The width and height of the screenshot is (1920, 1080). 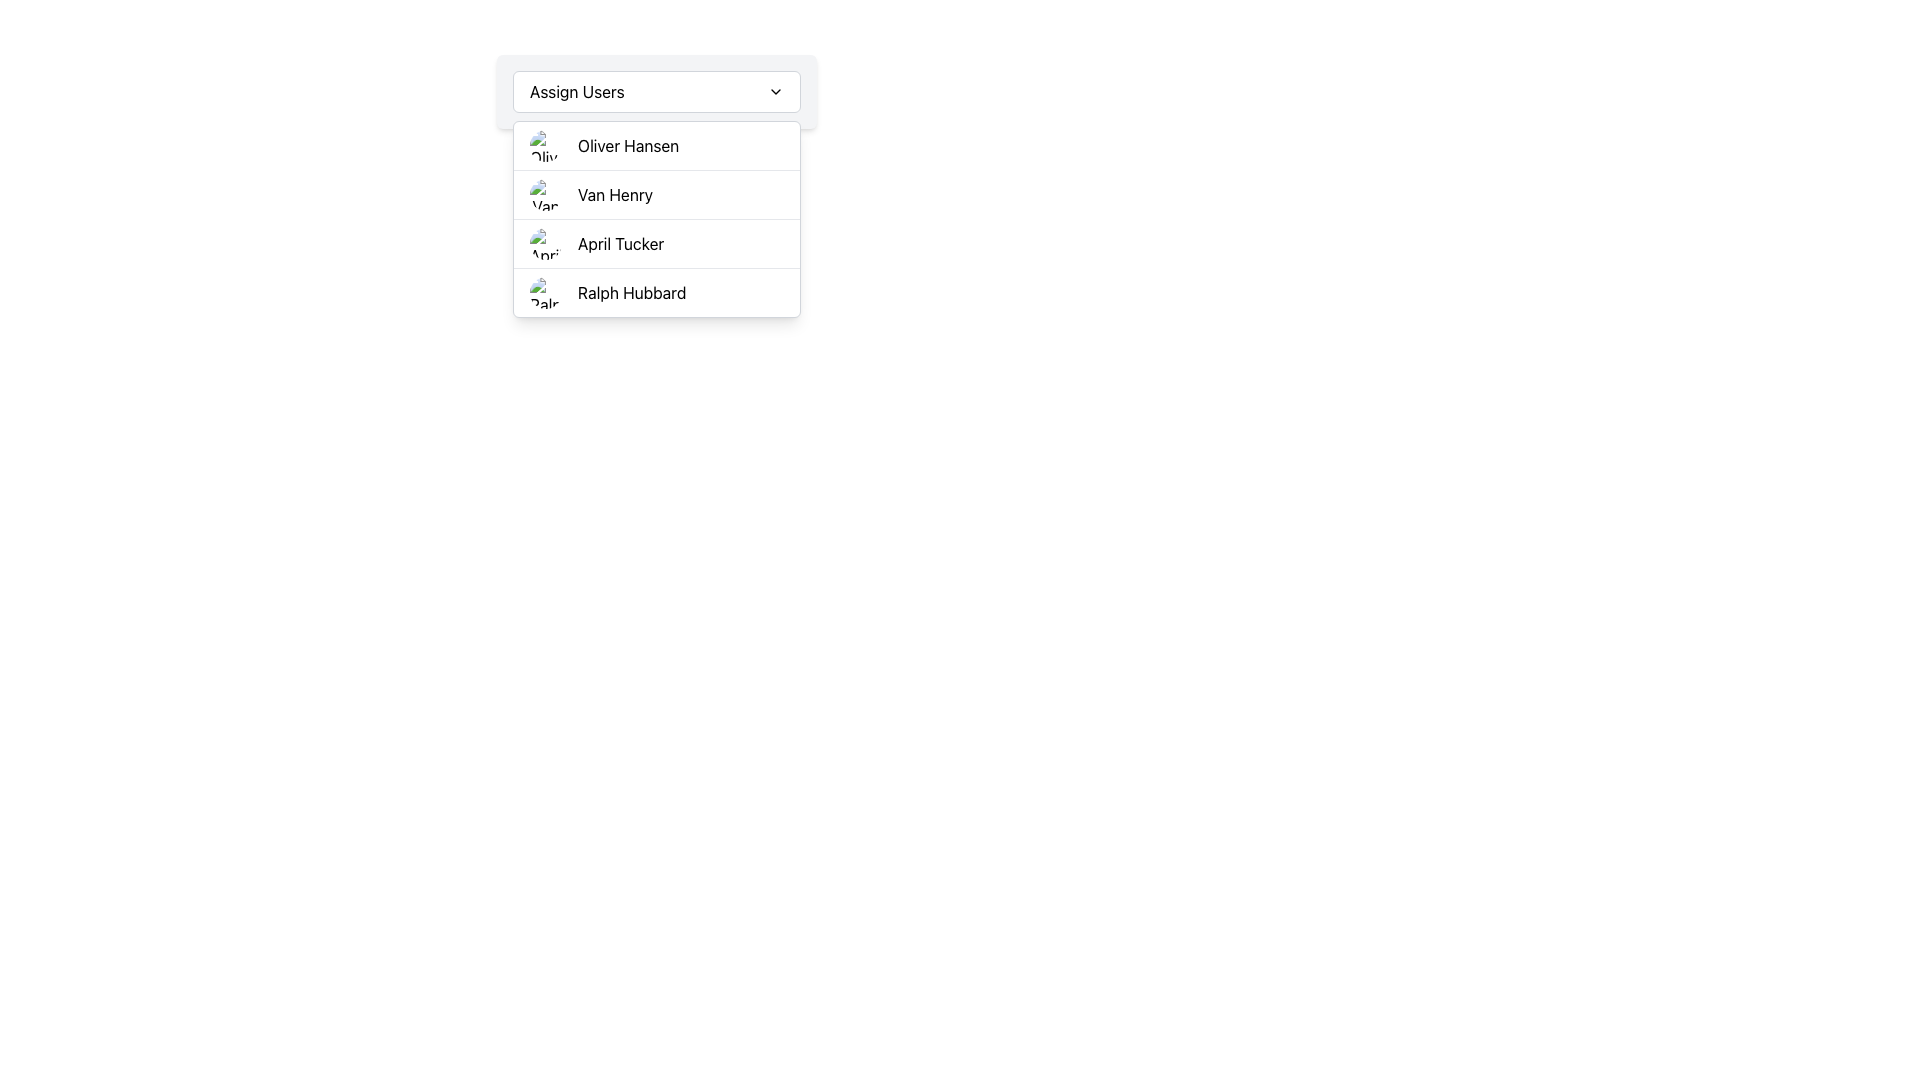 I want to click on to select the dropdown list item displaying 'April Tucker' with a circular avatar image, located as the third item in the vertical list of selectable items, so click(x=657, y=242).